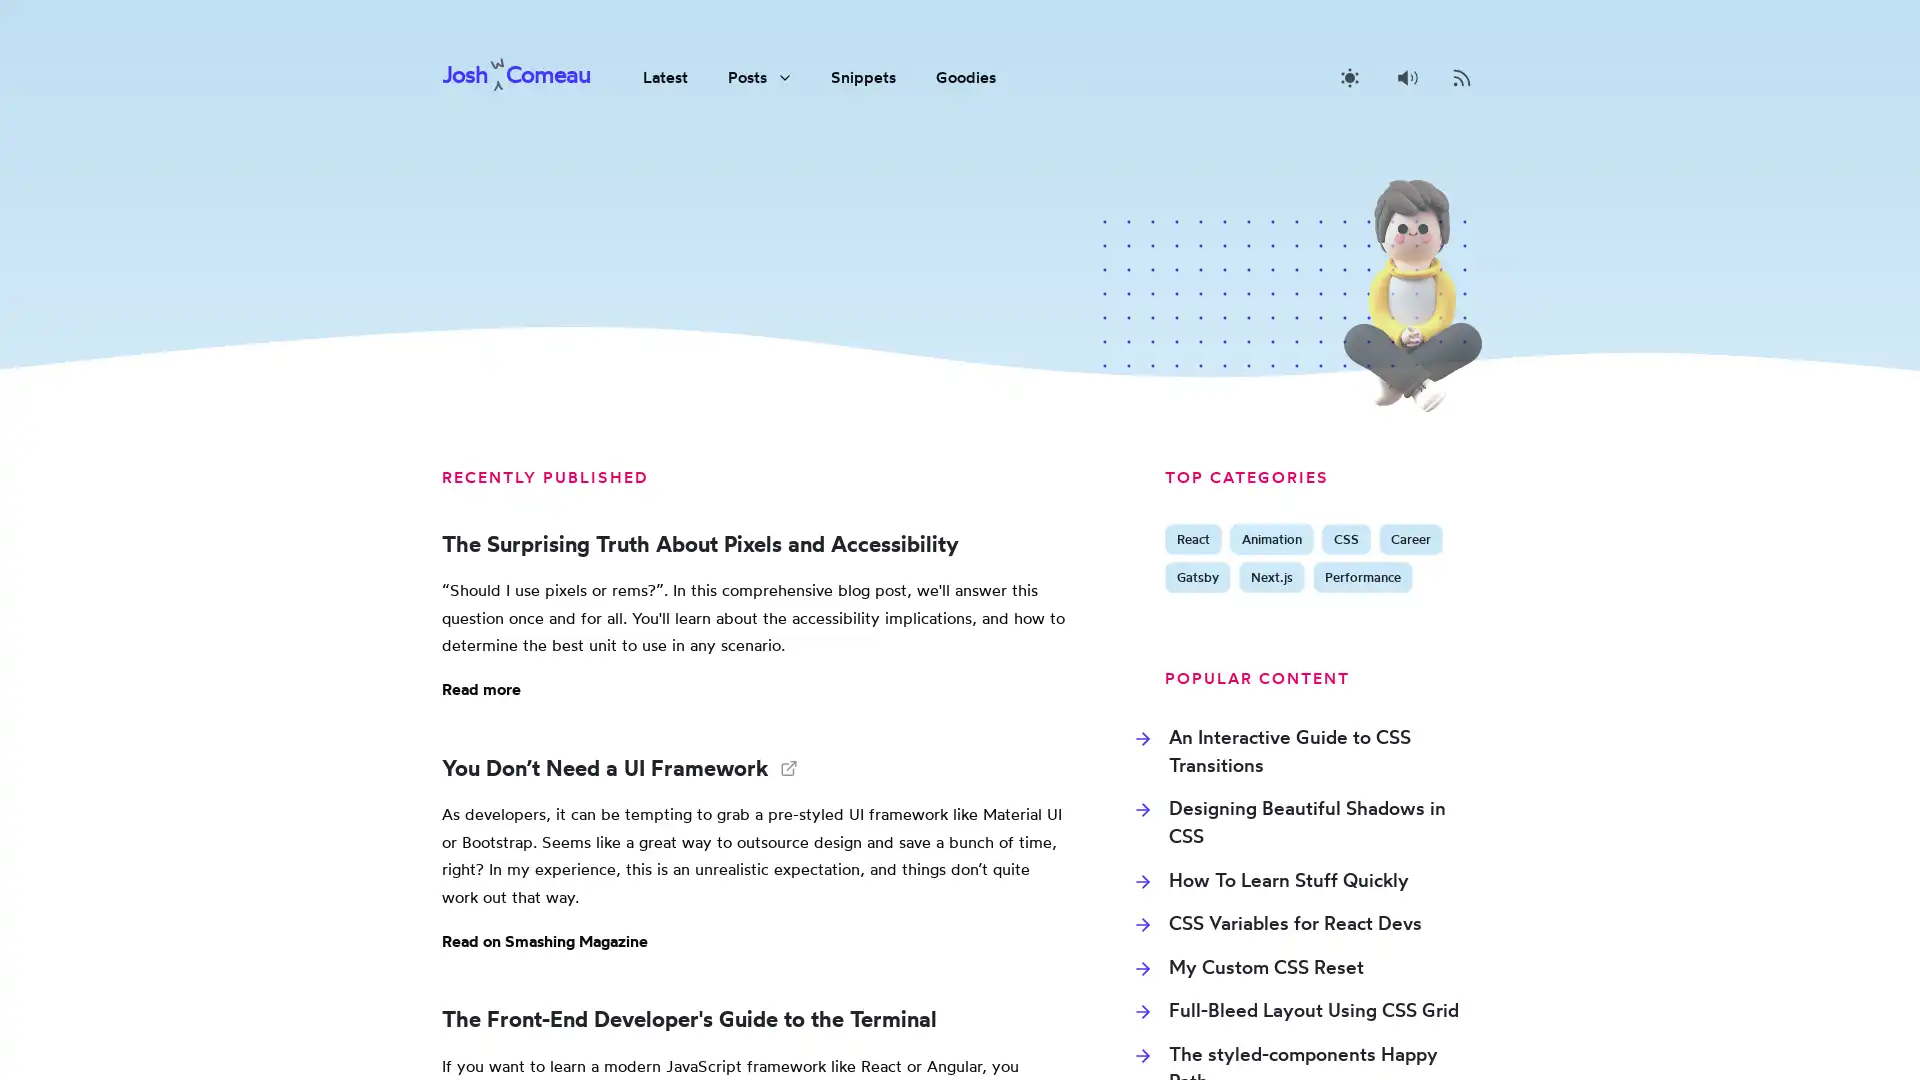 The image size is (1920, 1080). What do you see at coordinates (1349, 76) in the screenshot?
I see `Activate dark mode` at bounding box center [1349, 76].